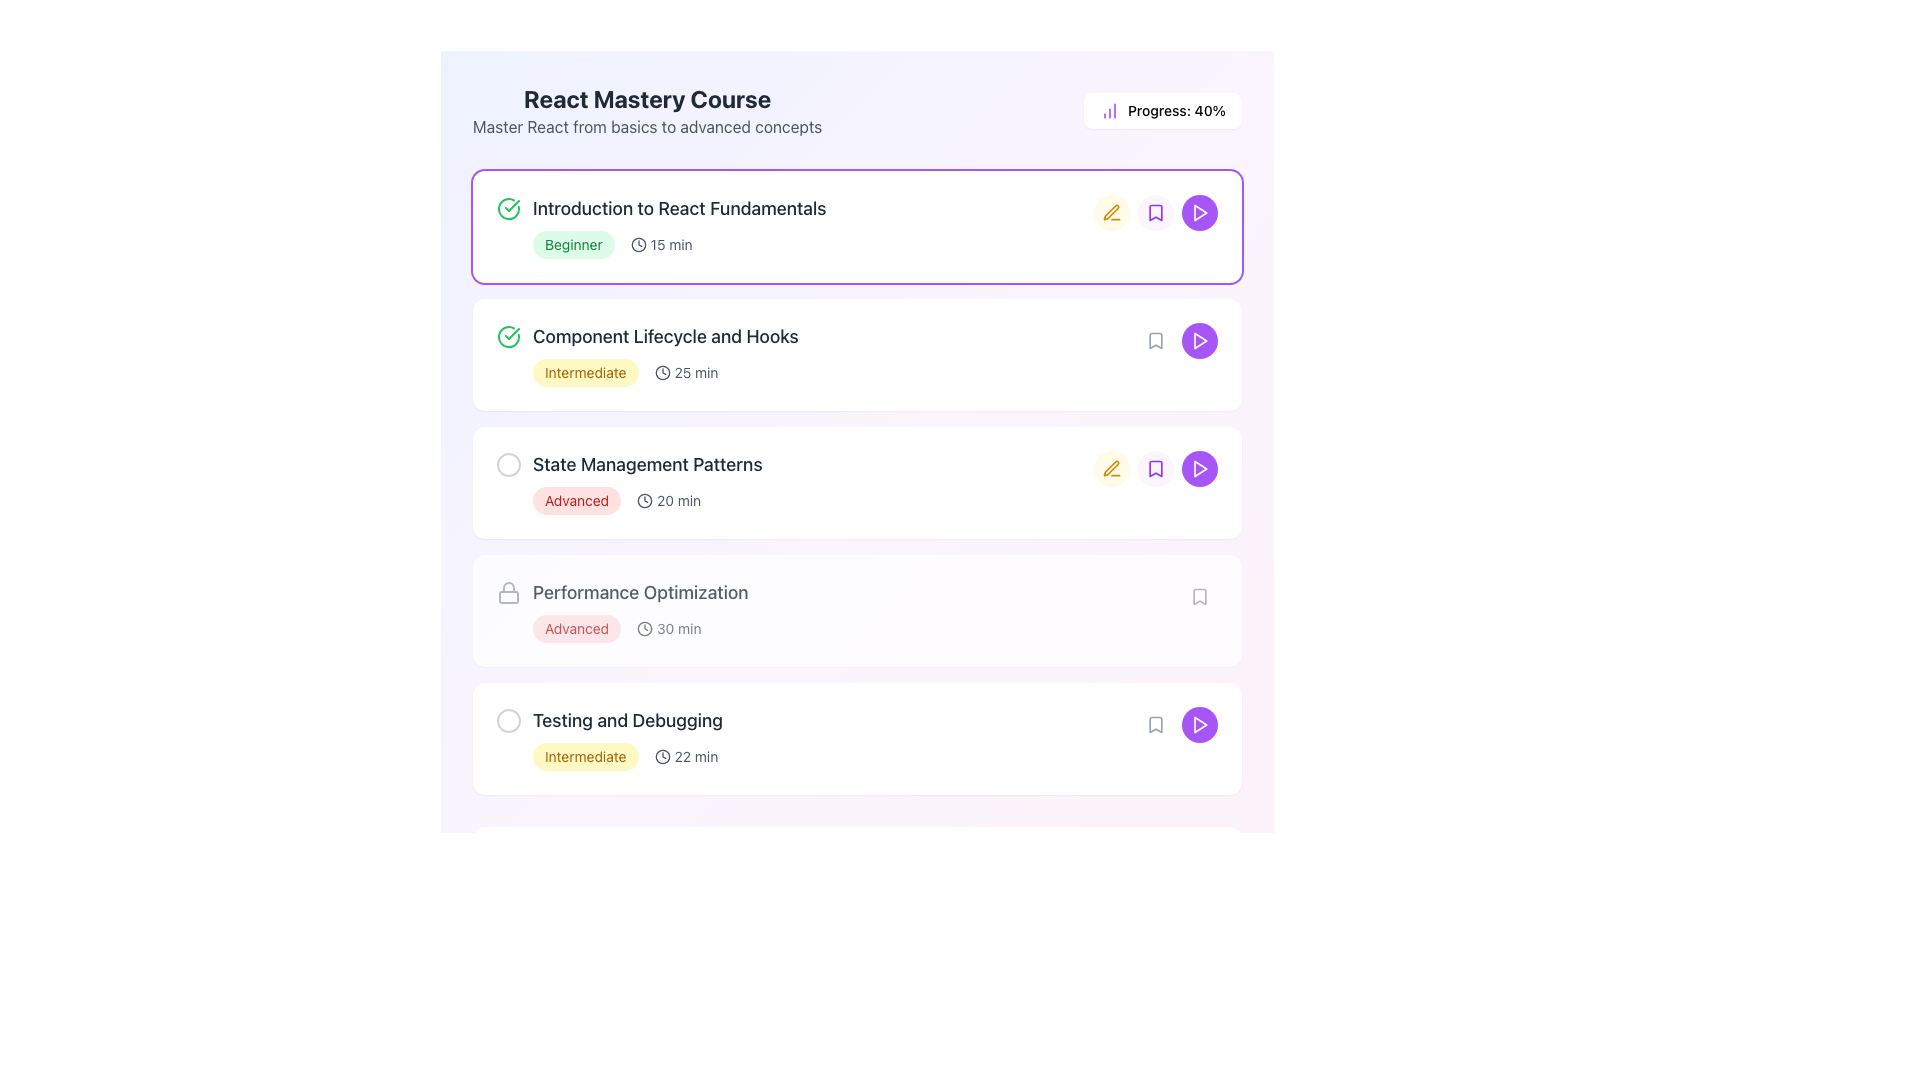 The height and width of the screenshot is (1080, 1920). Describe the element at coordinates (669, 500) in the screenshot. I see `the text label with the clock icon indicating '20 min', located under the 'Advanced' badge in the 'State Management Patterns' section` at that location.